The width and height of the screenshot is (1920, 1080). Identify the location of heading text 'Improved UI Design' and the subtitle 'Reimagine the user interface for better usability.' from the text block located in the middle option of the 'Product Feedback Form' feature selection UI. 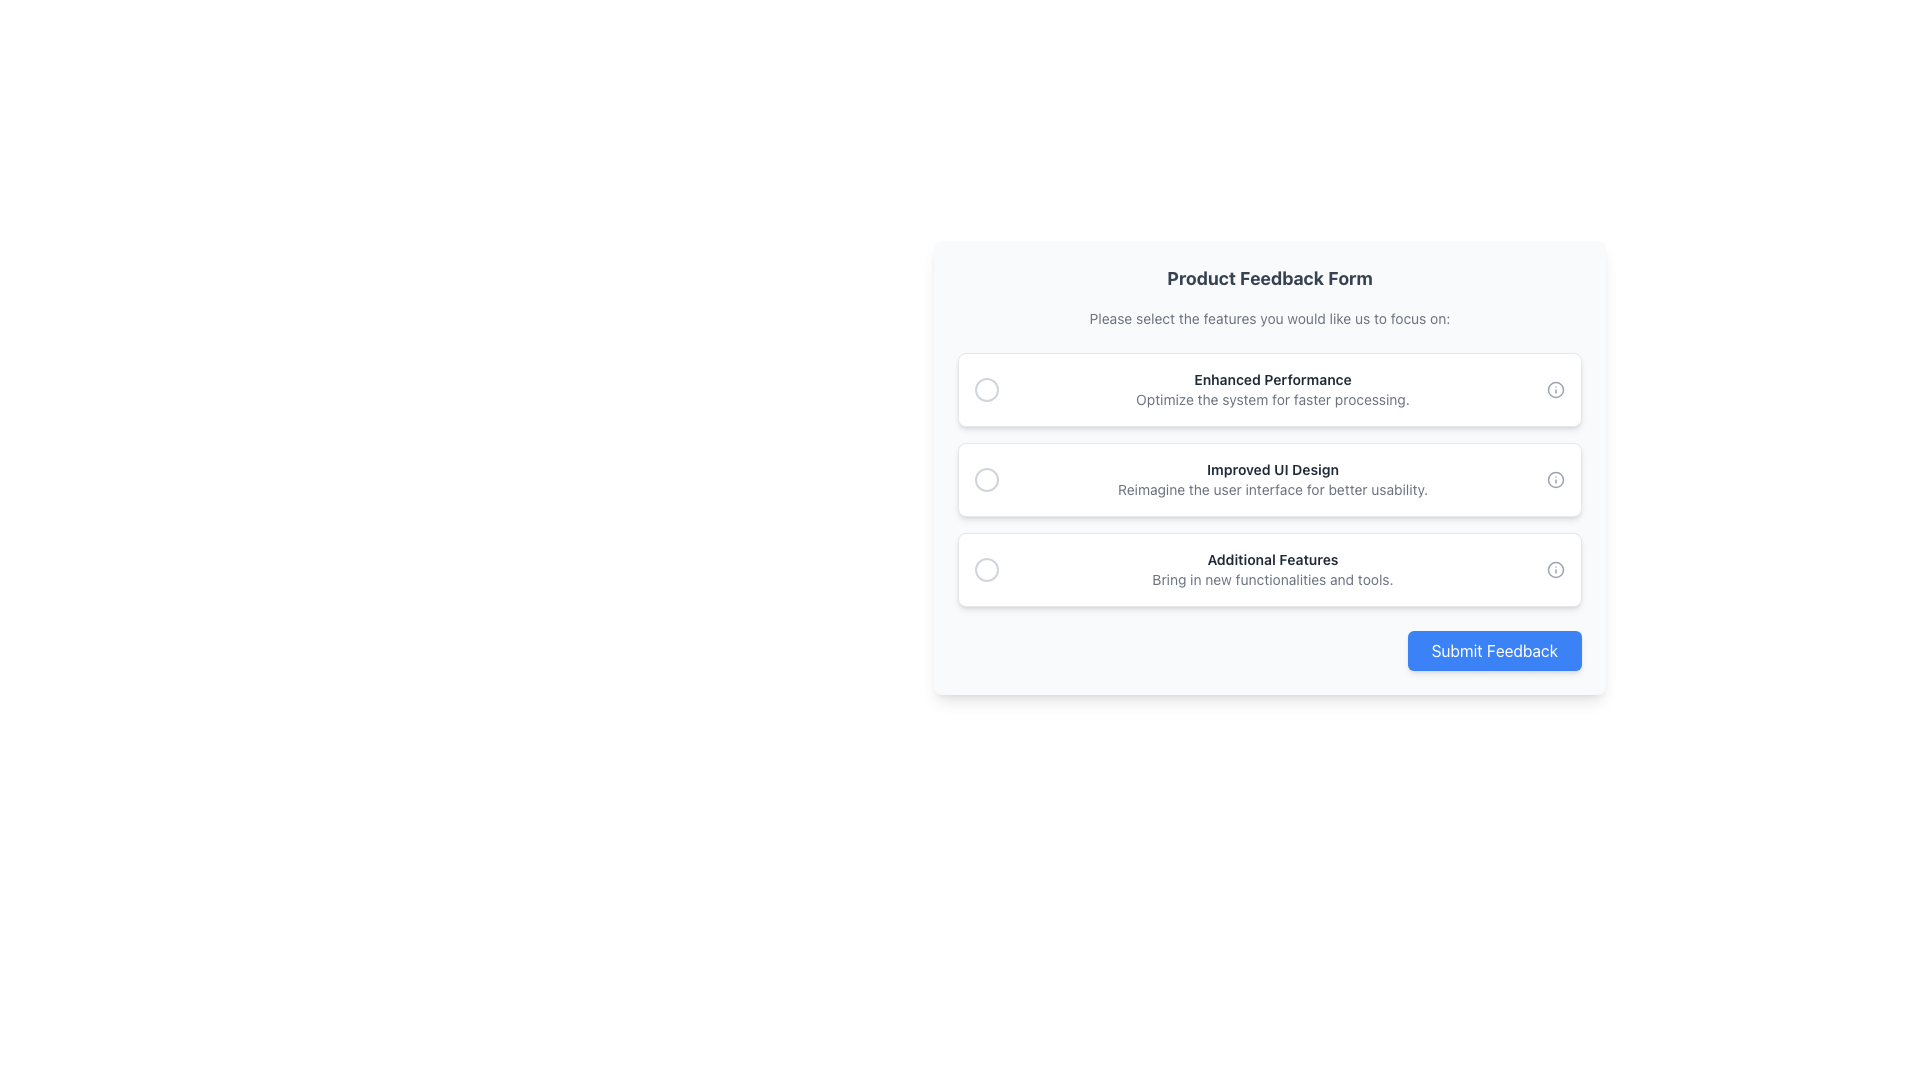
(1271, 479).